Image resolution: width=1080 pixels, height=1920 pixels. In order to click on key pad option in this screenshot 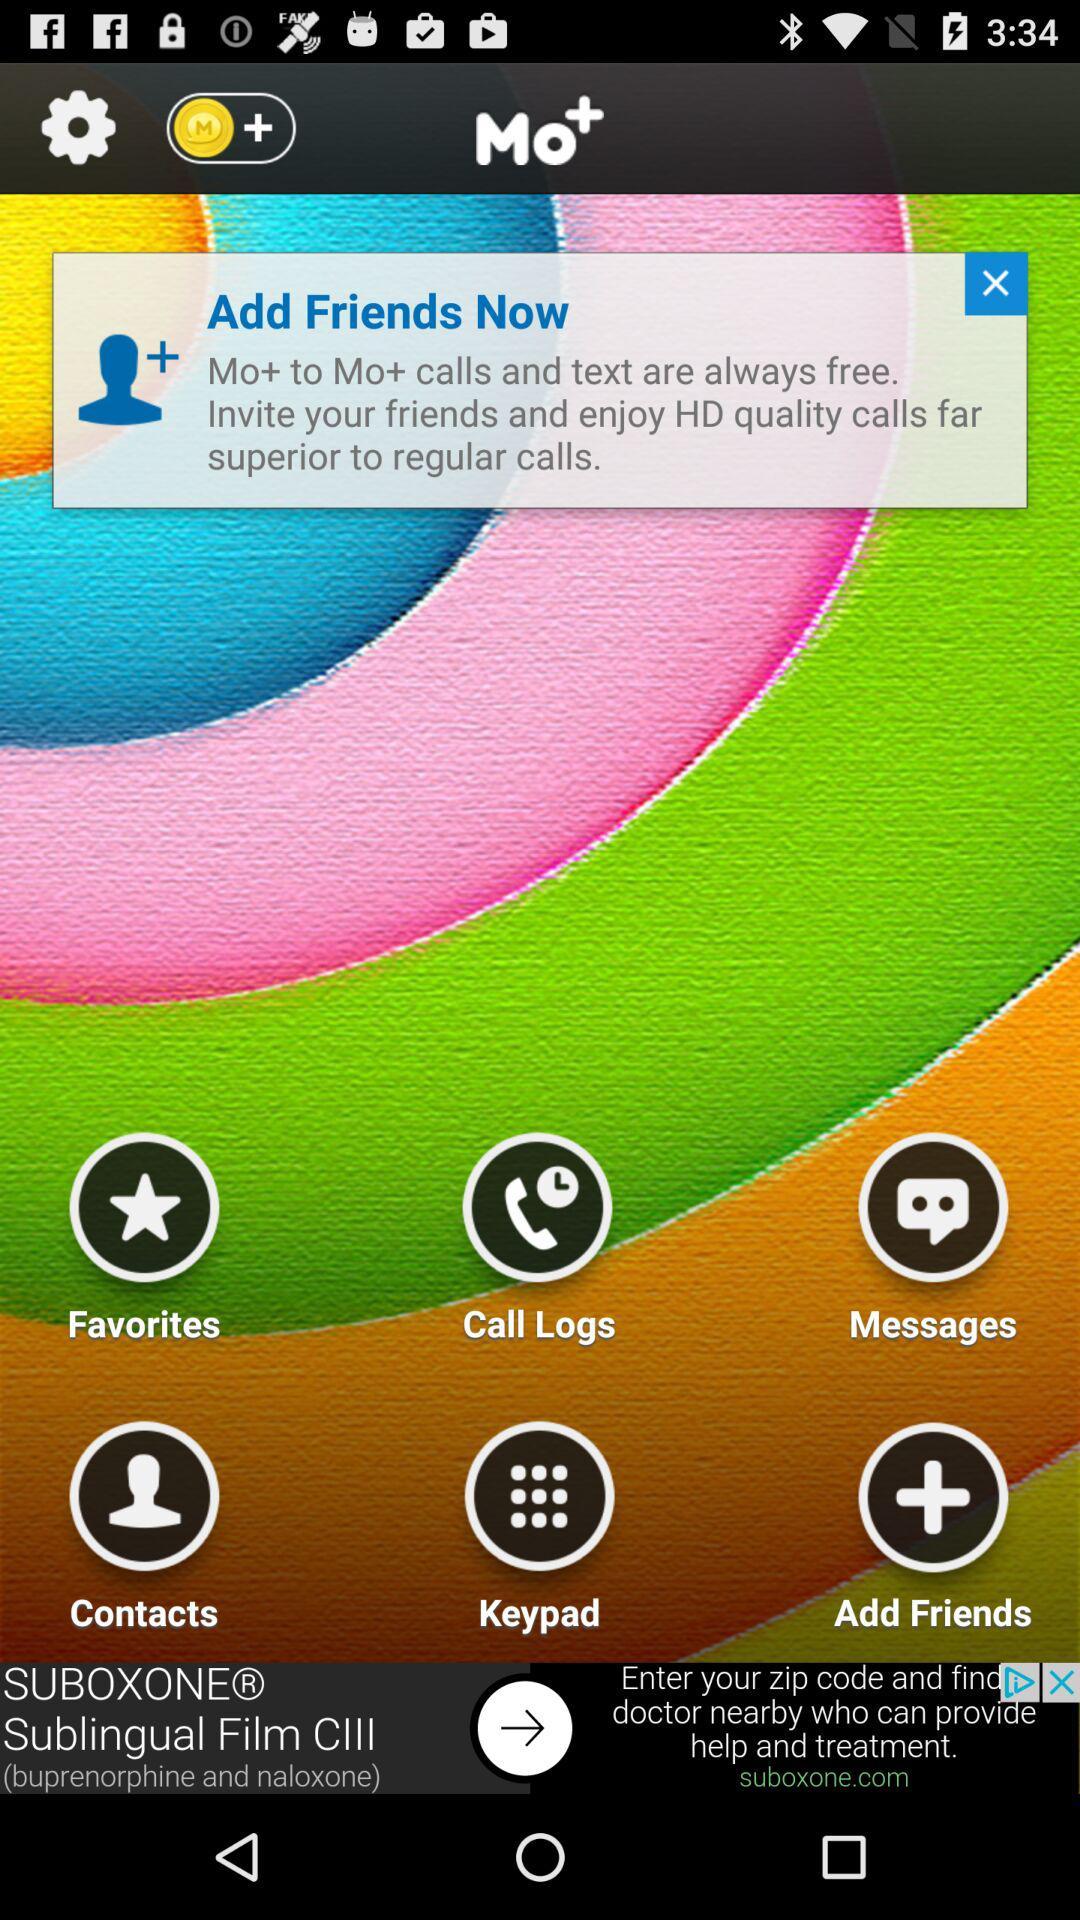, I will do `click(538, 1518)`.